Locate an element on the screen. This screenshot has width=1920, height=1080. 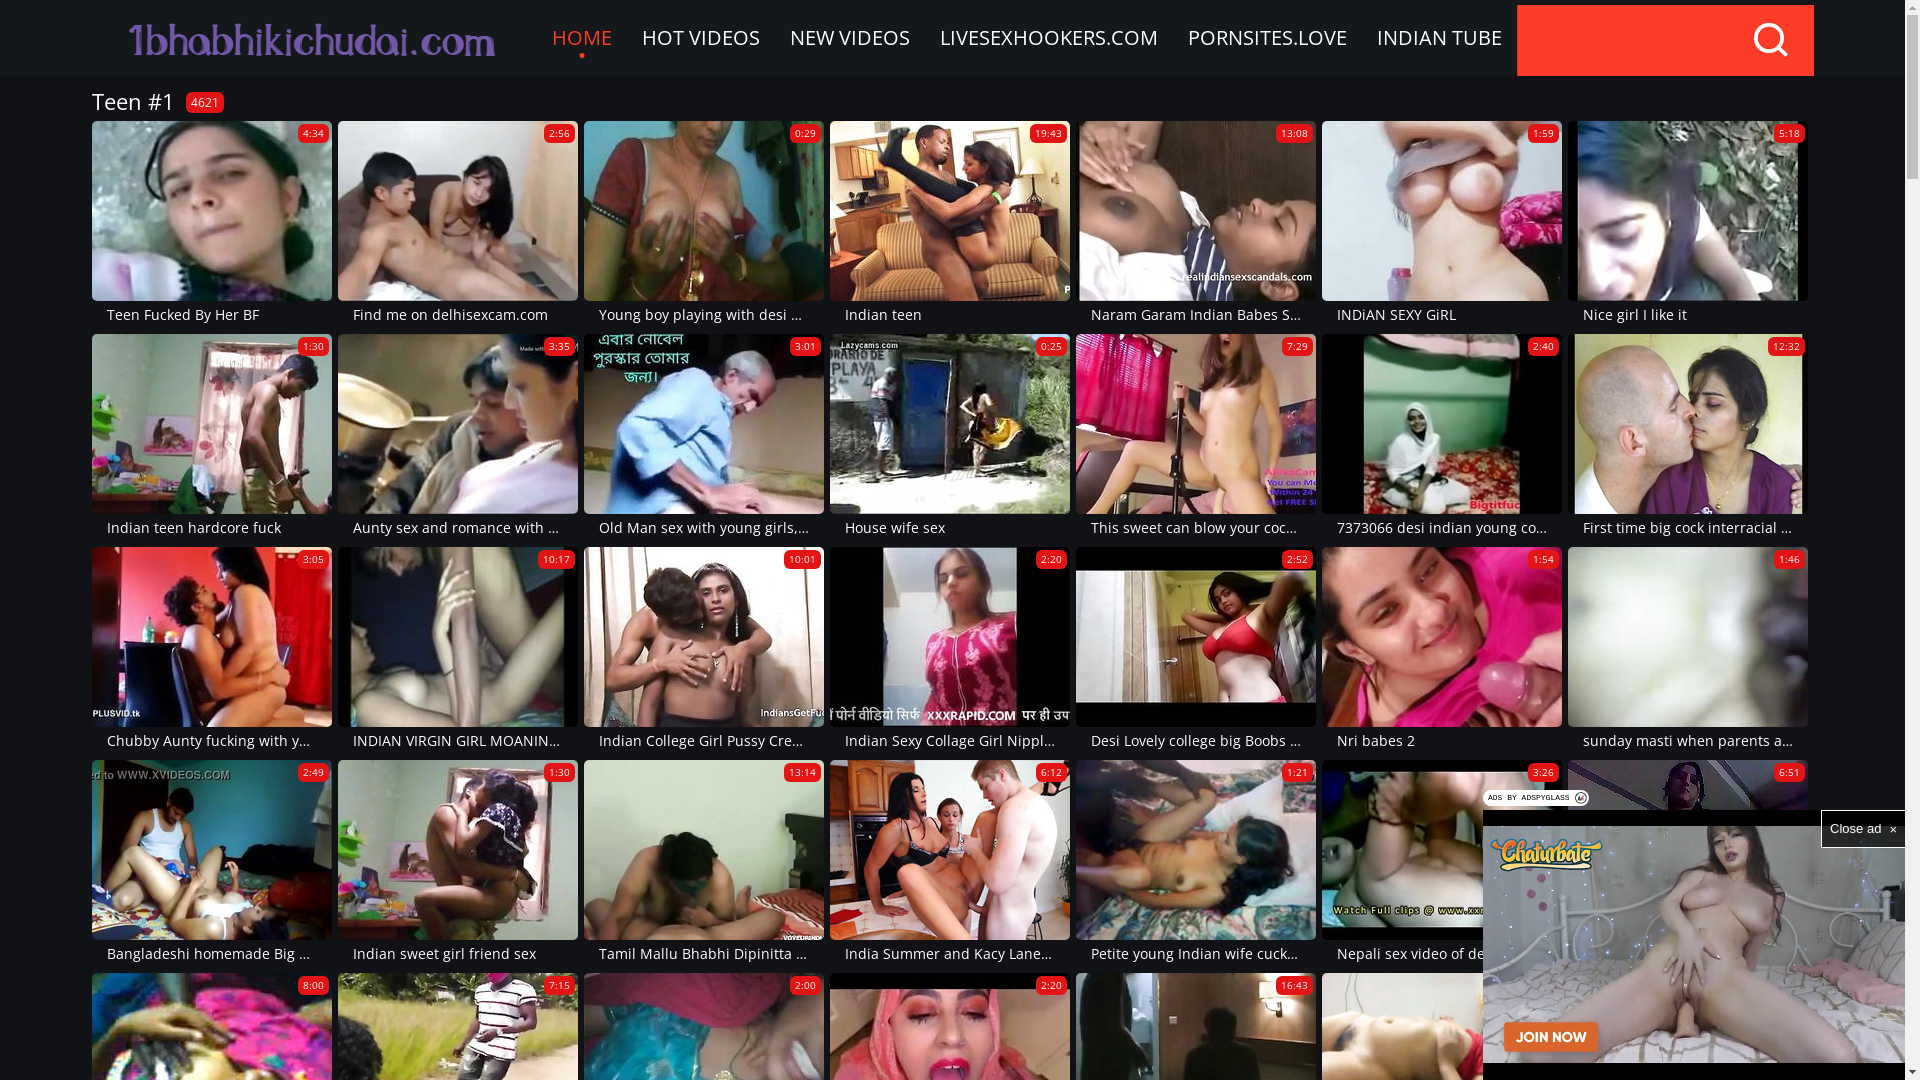
'INDIAN TUBE' is located at coordinates (1361, 38).